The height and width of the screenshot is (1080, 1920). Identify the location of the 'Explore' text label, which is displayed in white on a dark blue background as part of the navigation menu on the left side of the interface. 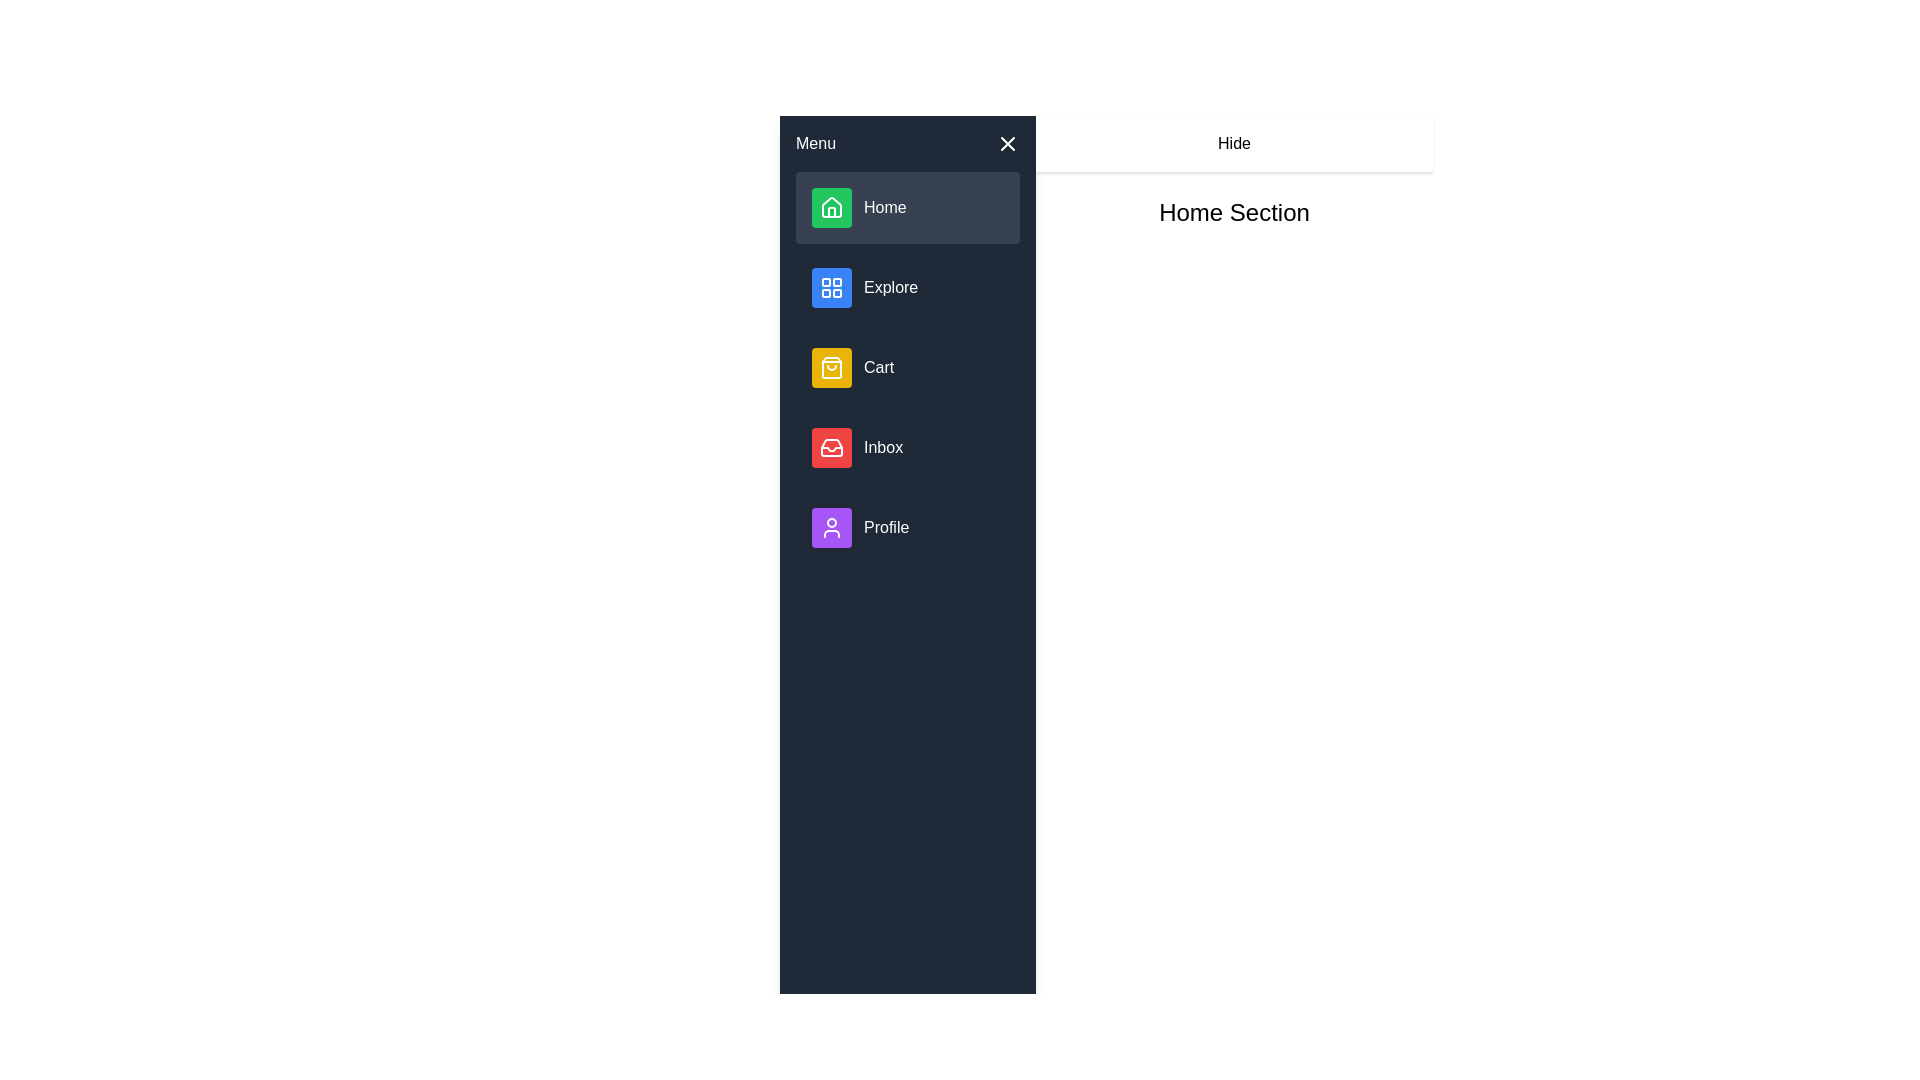
(890, 288).